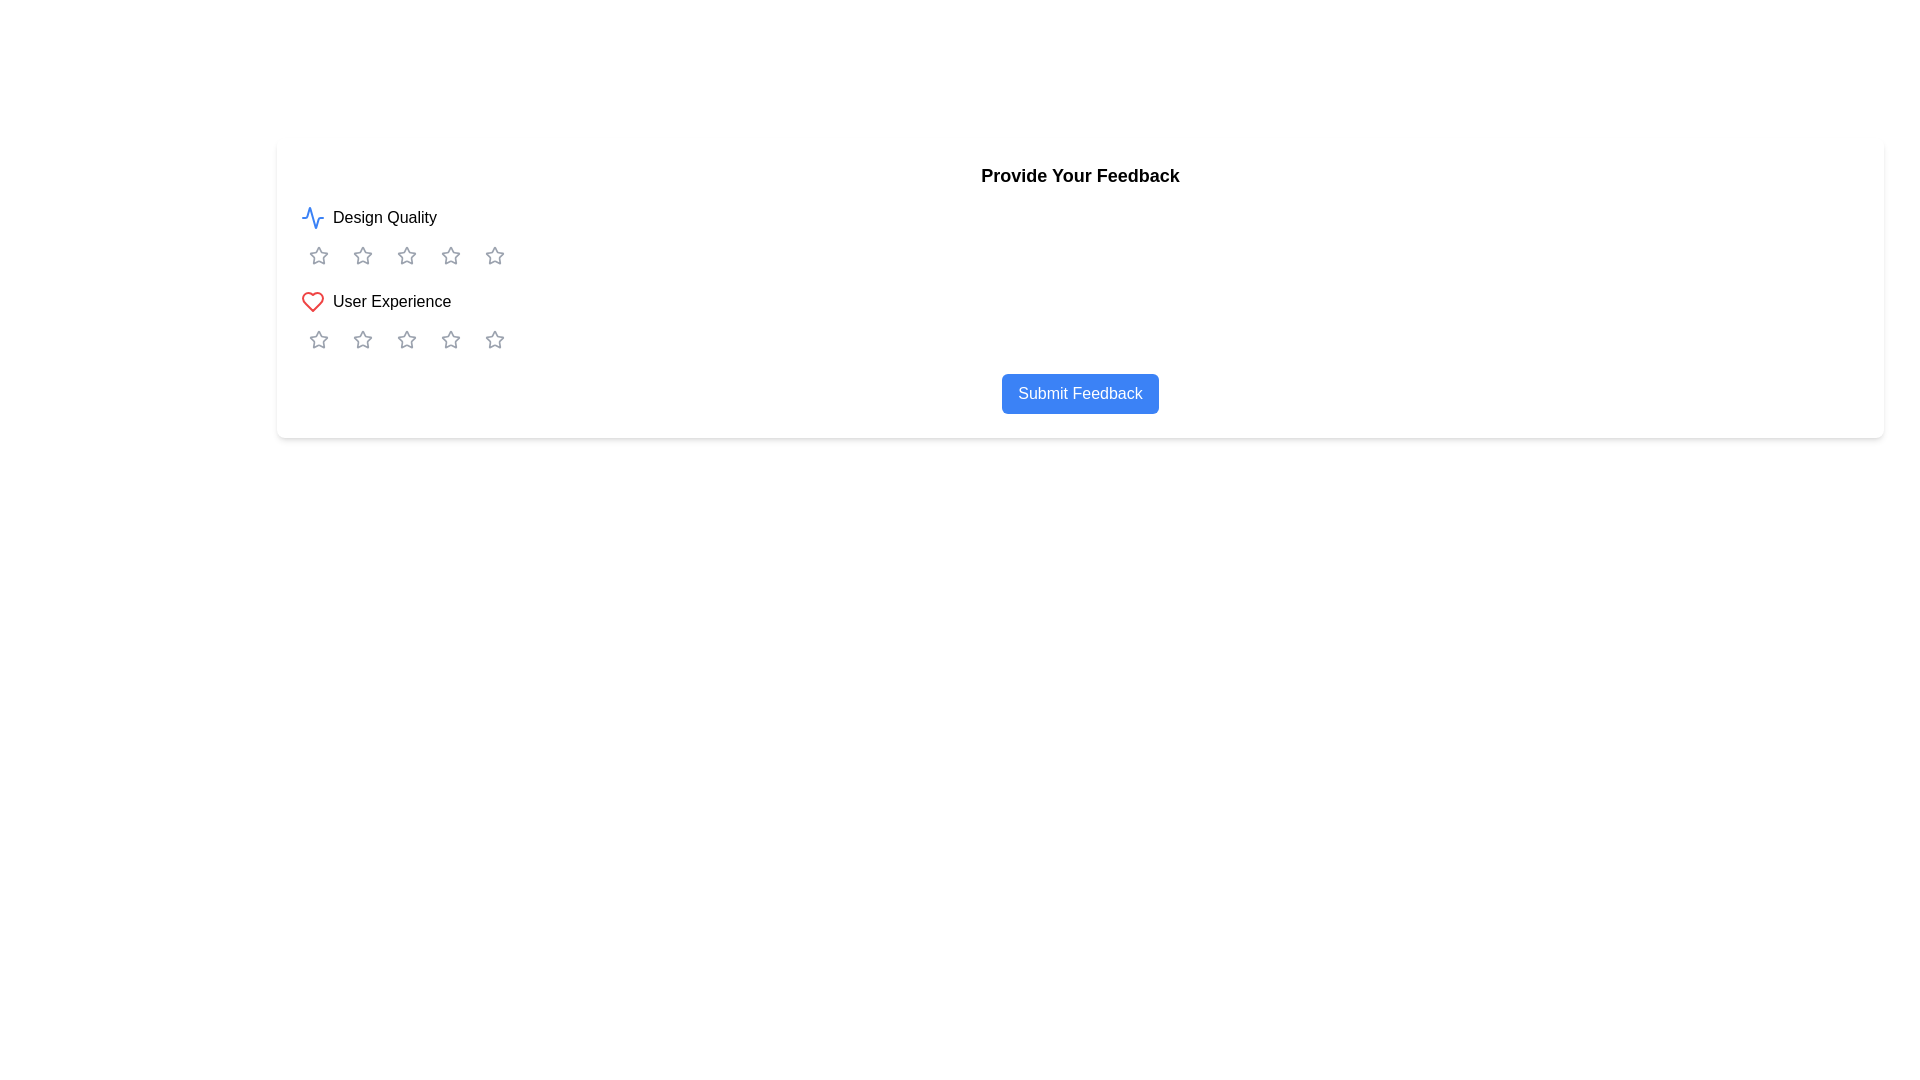 Image resolution: width=1920 pixels, height=1080 pixels. I want to click on the fifth star icon in the rating mechanism for 'Design Quality', so click(494, 254).